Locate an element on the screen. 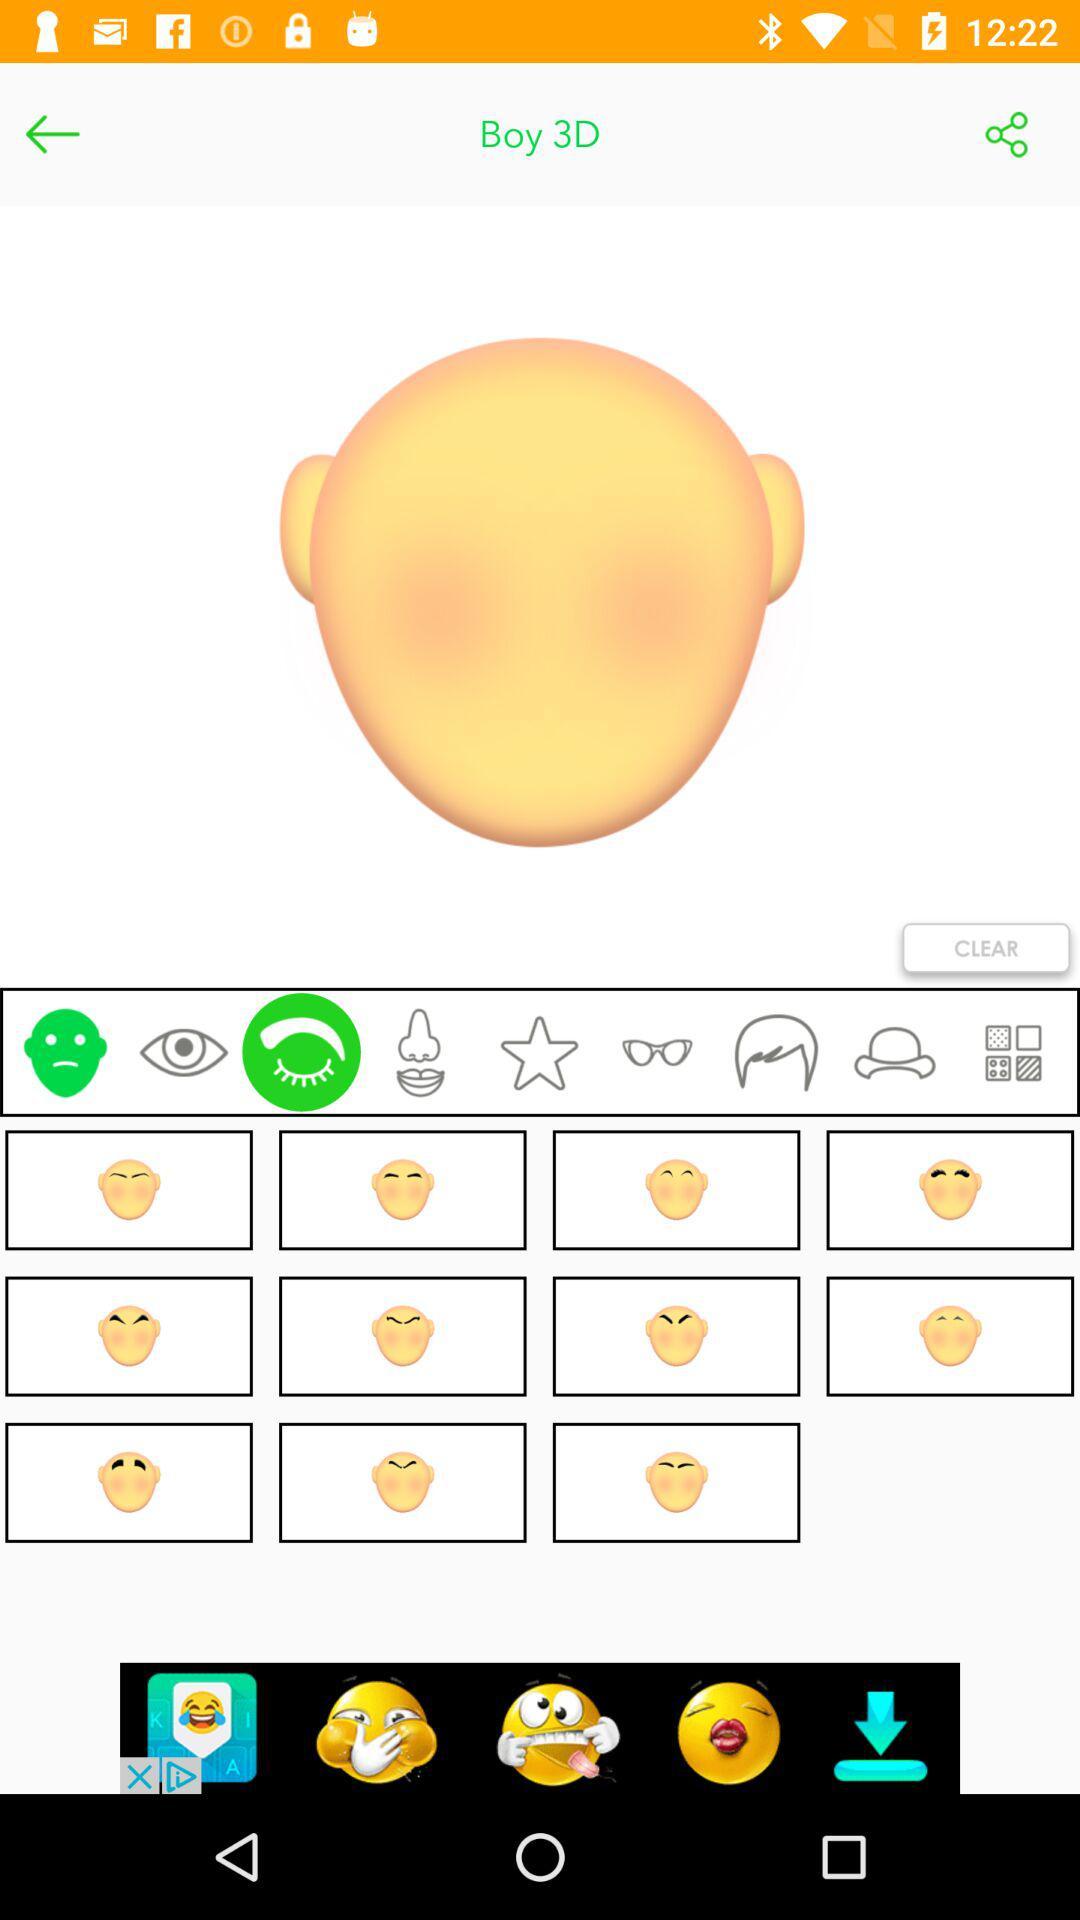 The image size is (1080, 1920). clear choices is located at coordinates (985, 951).